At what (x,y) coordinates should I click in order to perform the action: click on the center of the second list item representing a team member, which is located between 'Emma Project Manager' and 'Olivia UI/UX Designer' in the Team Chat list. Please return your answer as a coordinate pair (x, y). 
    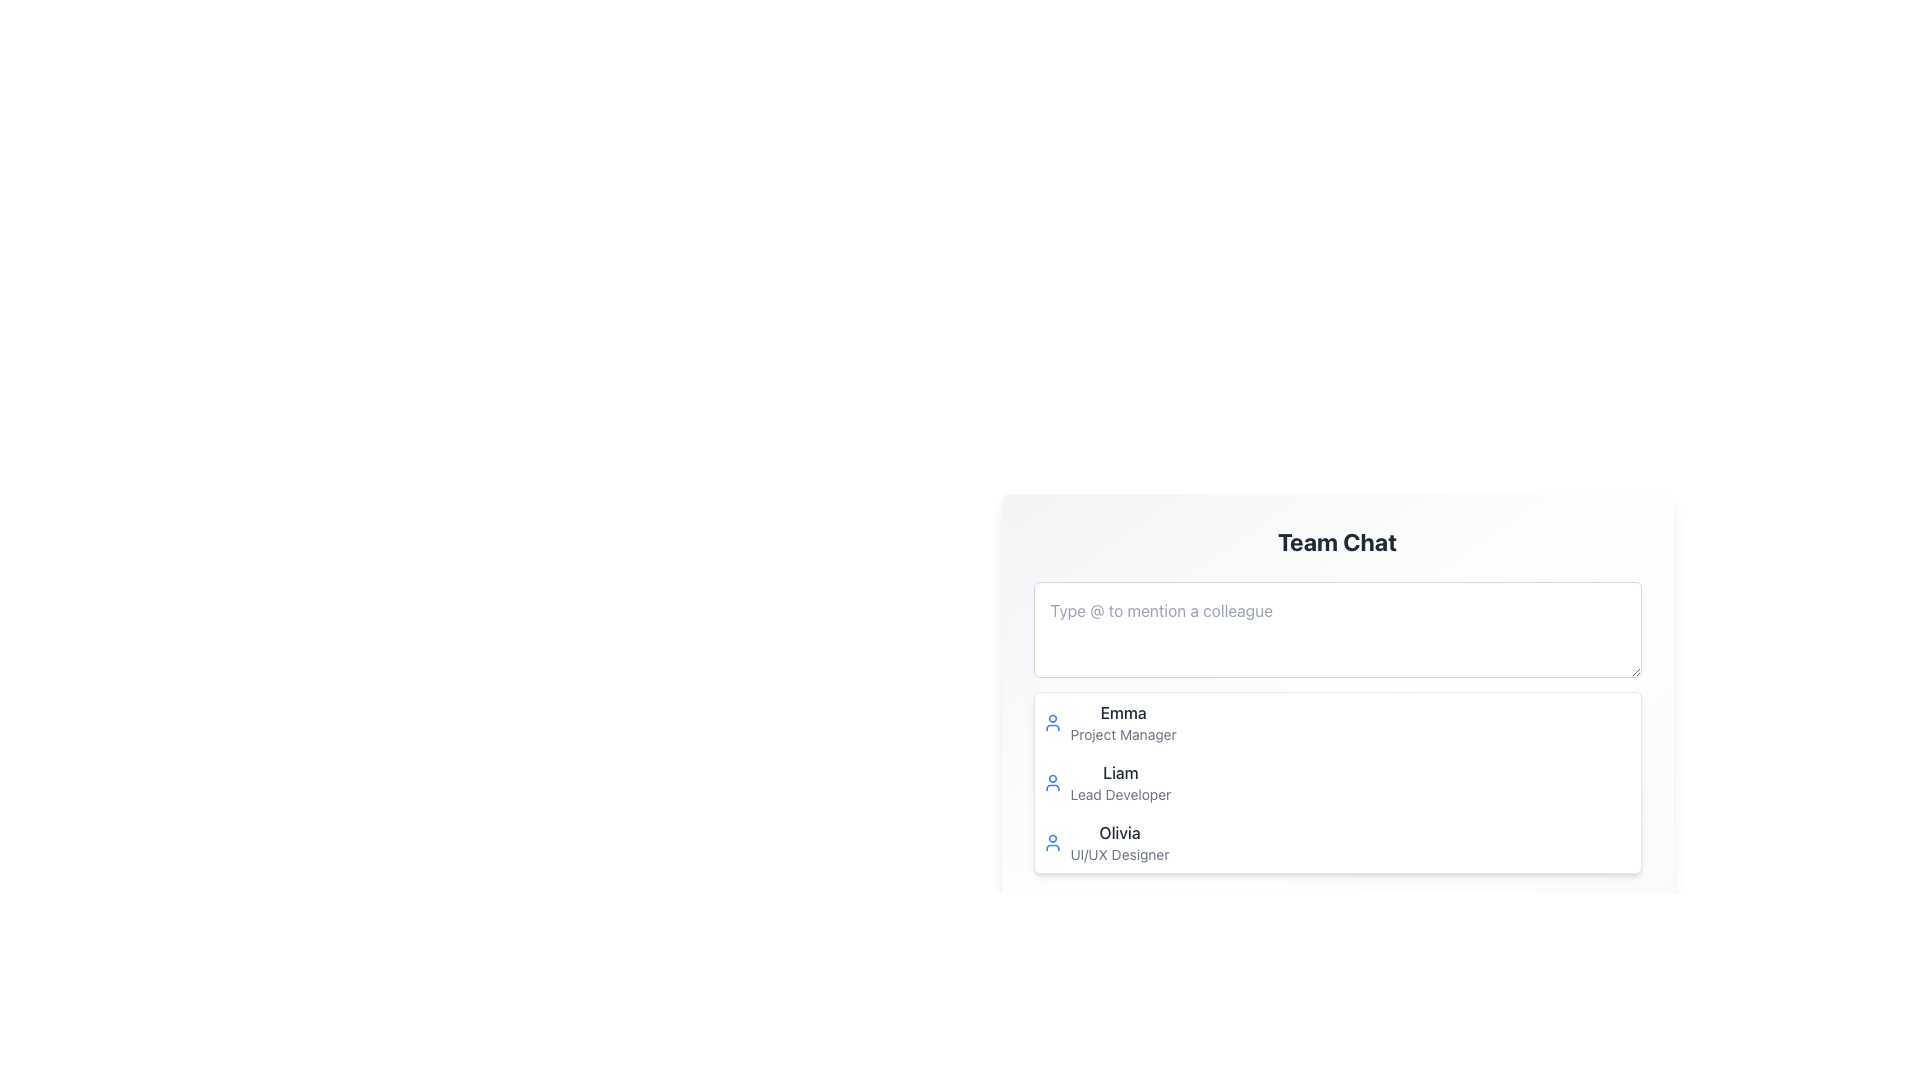
    Looking at the image, I should click on (1120, 782).